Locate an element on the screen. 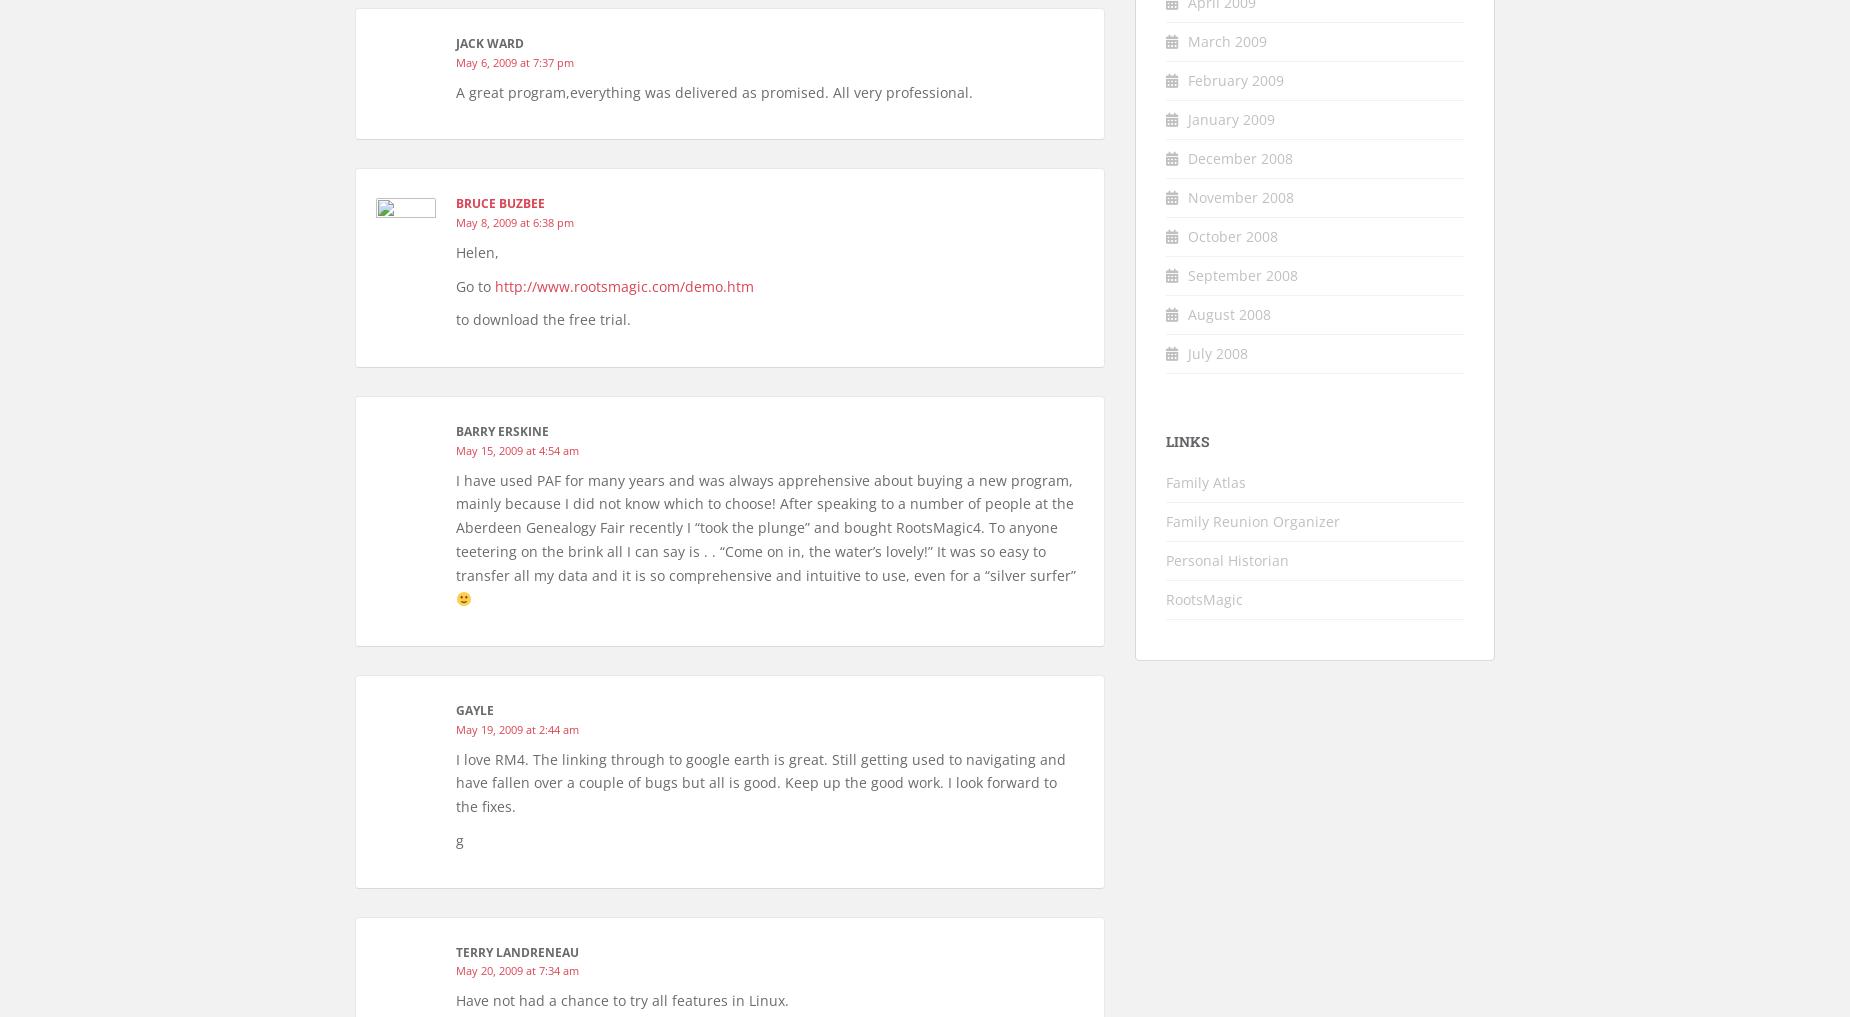  'to download the free trial.' is located at coordinates (543, 319).